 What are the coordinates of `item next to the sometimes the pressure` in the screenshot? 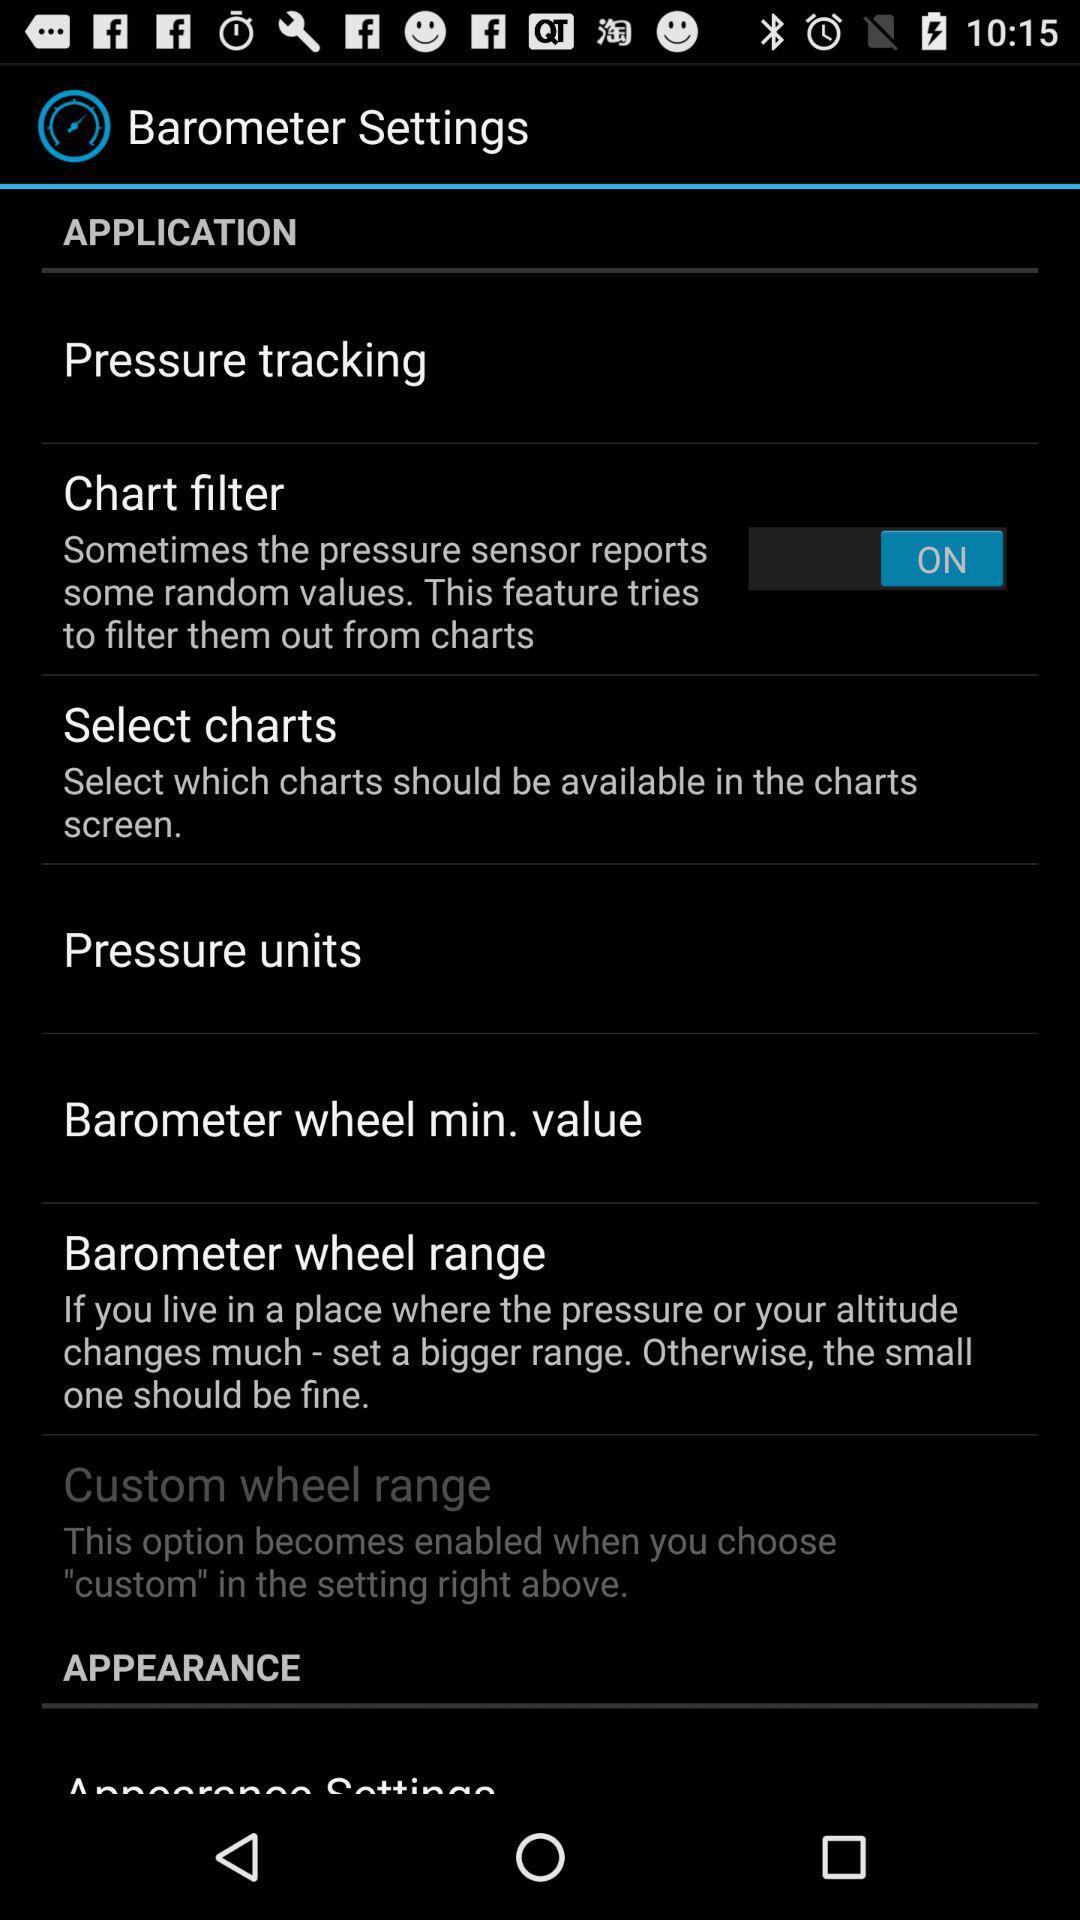 It's located at (876, 558).